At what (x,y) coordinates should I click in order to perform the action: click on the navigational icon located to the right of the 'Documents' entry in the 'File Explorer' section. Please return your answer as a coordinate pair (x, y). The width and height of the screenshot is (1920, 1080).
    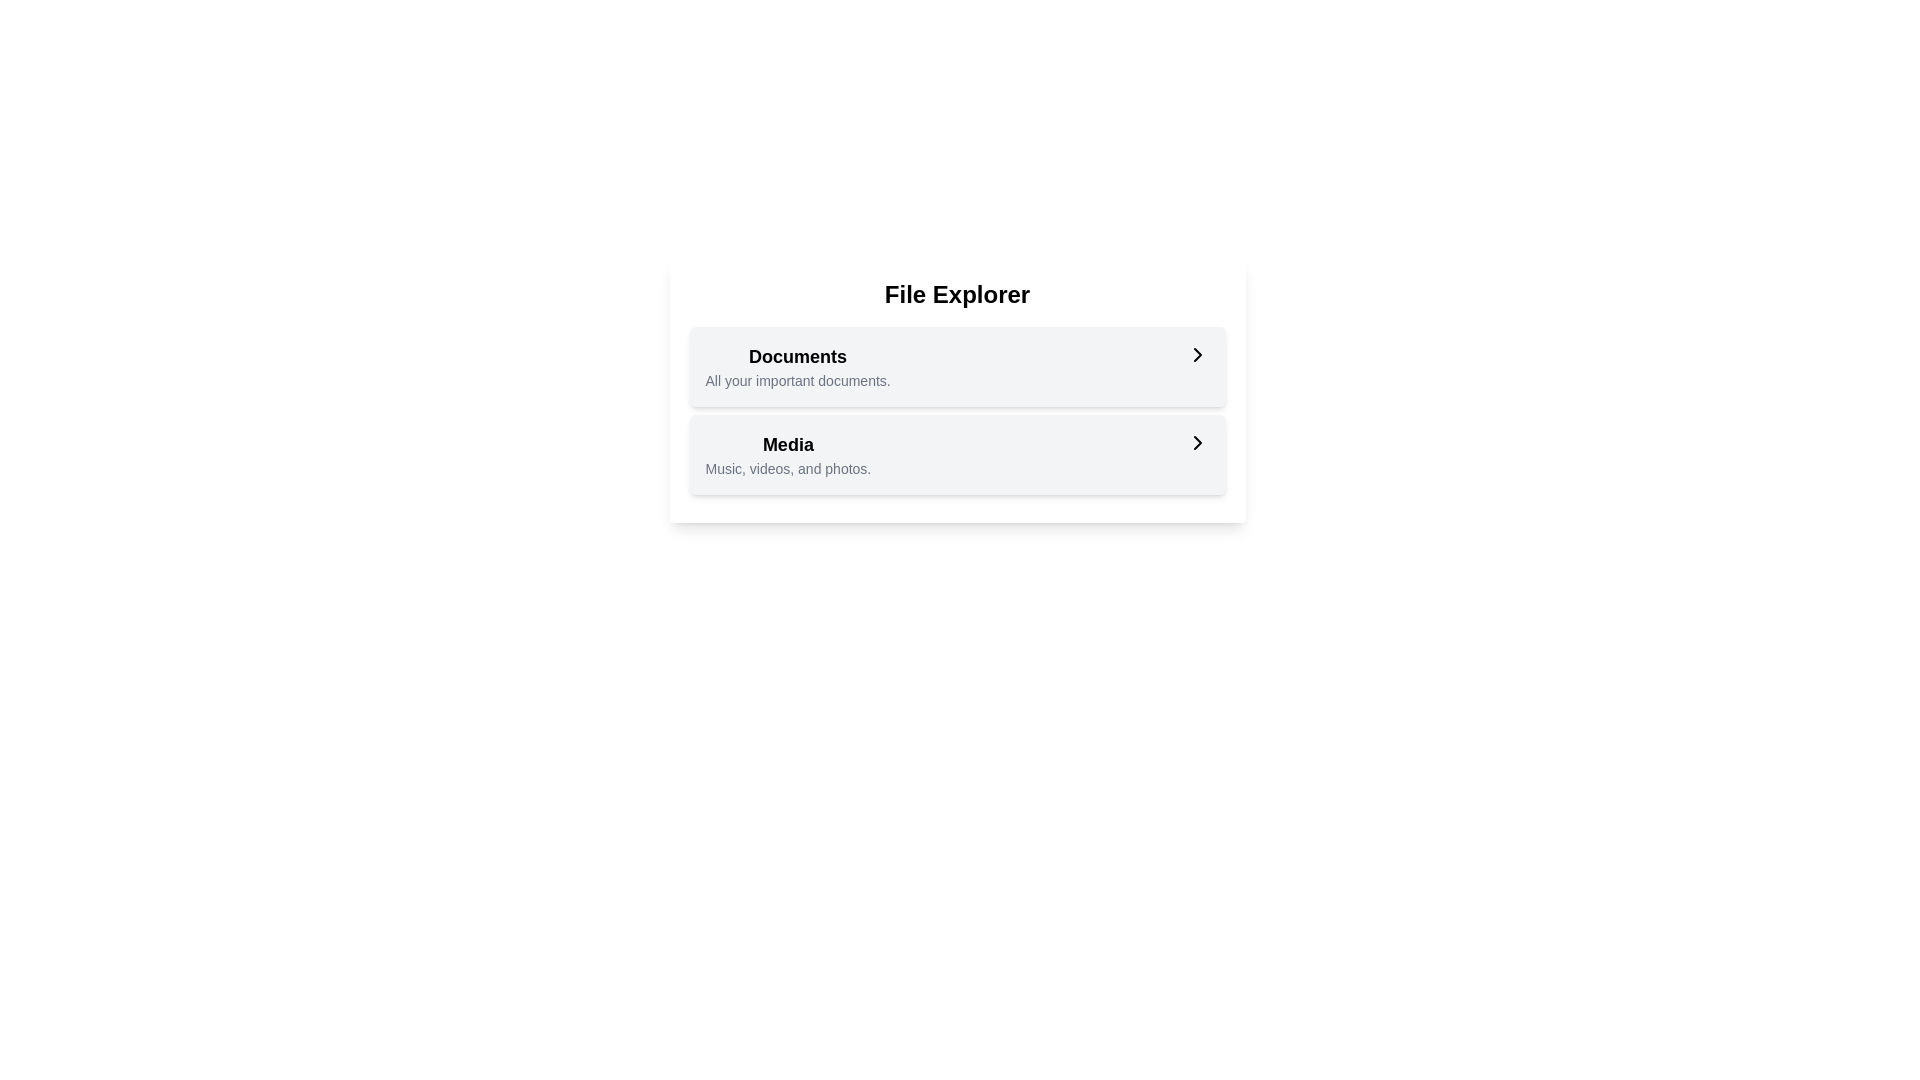
    Looking at the image, I should click on (1197, 353).